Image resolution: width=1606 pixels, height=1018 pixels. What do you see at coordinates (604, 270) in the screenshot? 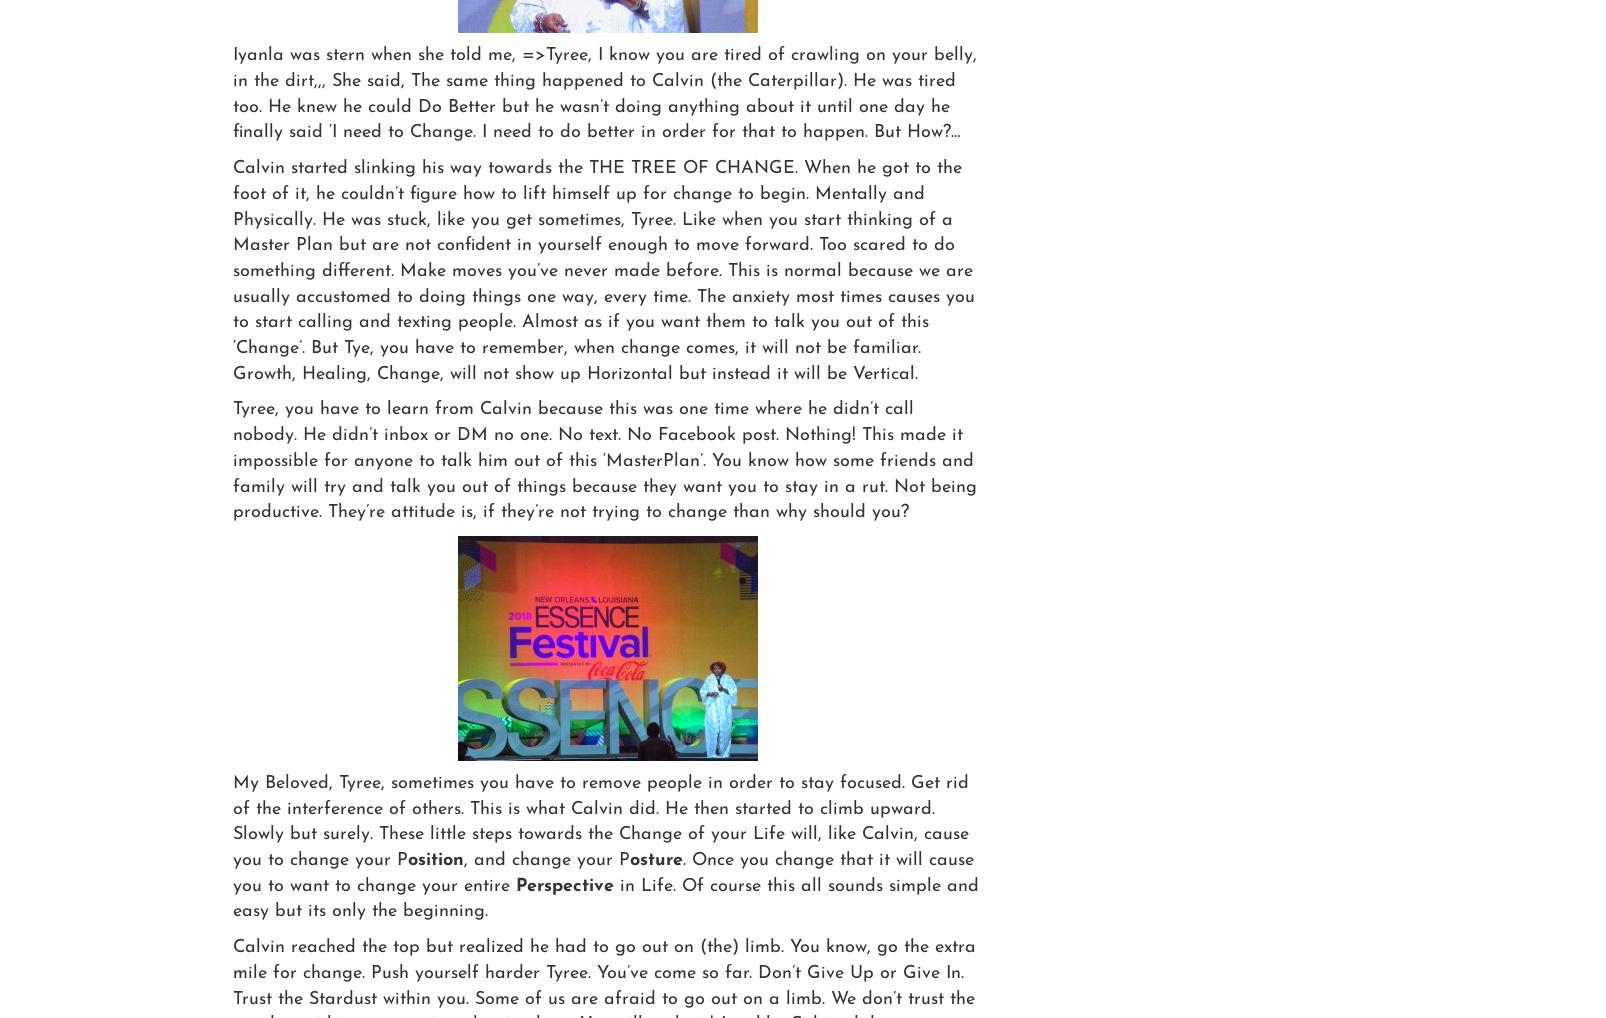
I see `'Calvin started slinking his way towards the THE TREE OF CHANGE. When he got to the foot of it, he couldn’t figure how to lift himself up for change to begin. Mentally and Physically. He was stuck, like you get sometimes, Tyree. Like when you start thinking of a Master Plan but are not confident in yourself enough to move forward. Too scared to do something different. Make moves you’ve never made before. This is normal because we are usually accustomed to doing things one way, every time. The anxiety most times causes you to start calling and texting people. Almost as if you want them to talk you out of this ‘Change’. But Tye, you have to remember, when change comes, it will not be familiar. Growth, Healing, Change, will not show up Horizontal but instead it will be Vertical.'` at bounding box center [604, 270].